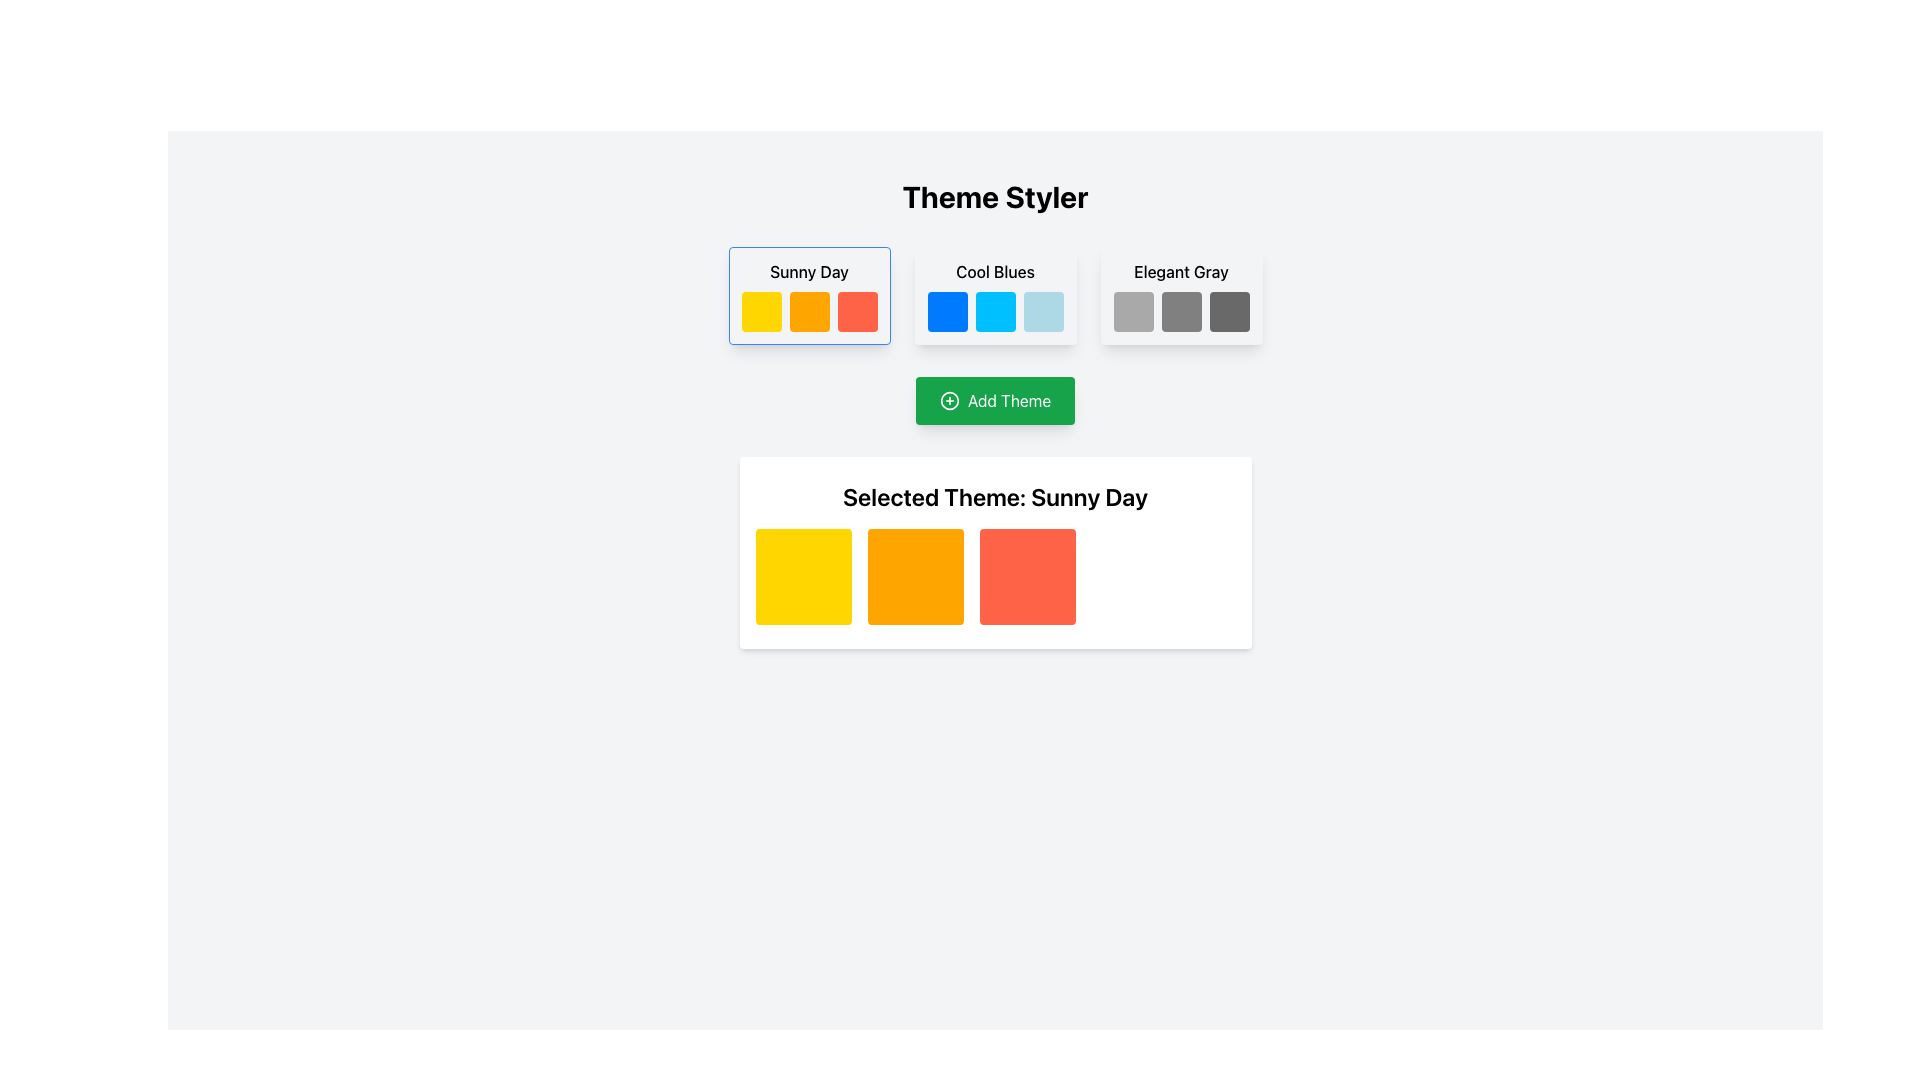  I want to click on the bold text label reading 'Cool Blues' which is positioned above three colored swatches in the middle theme block, so click(995, 272).